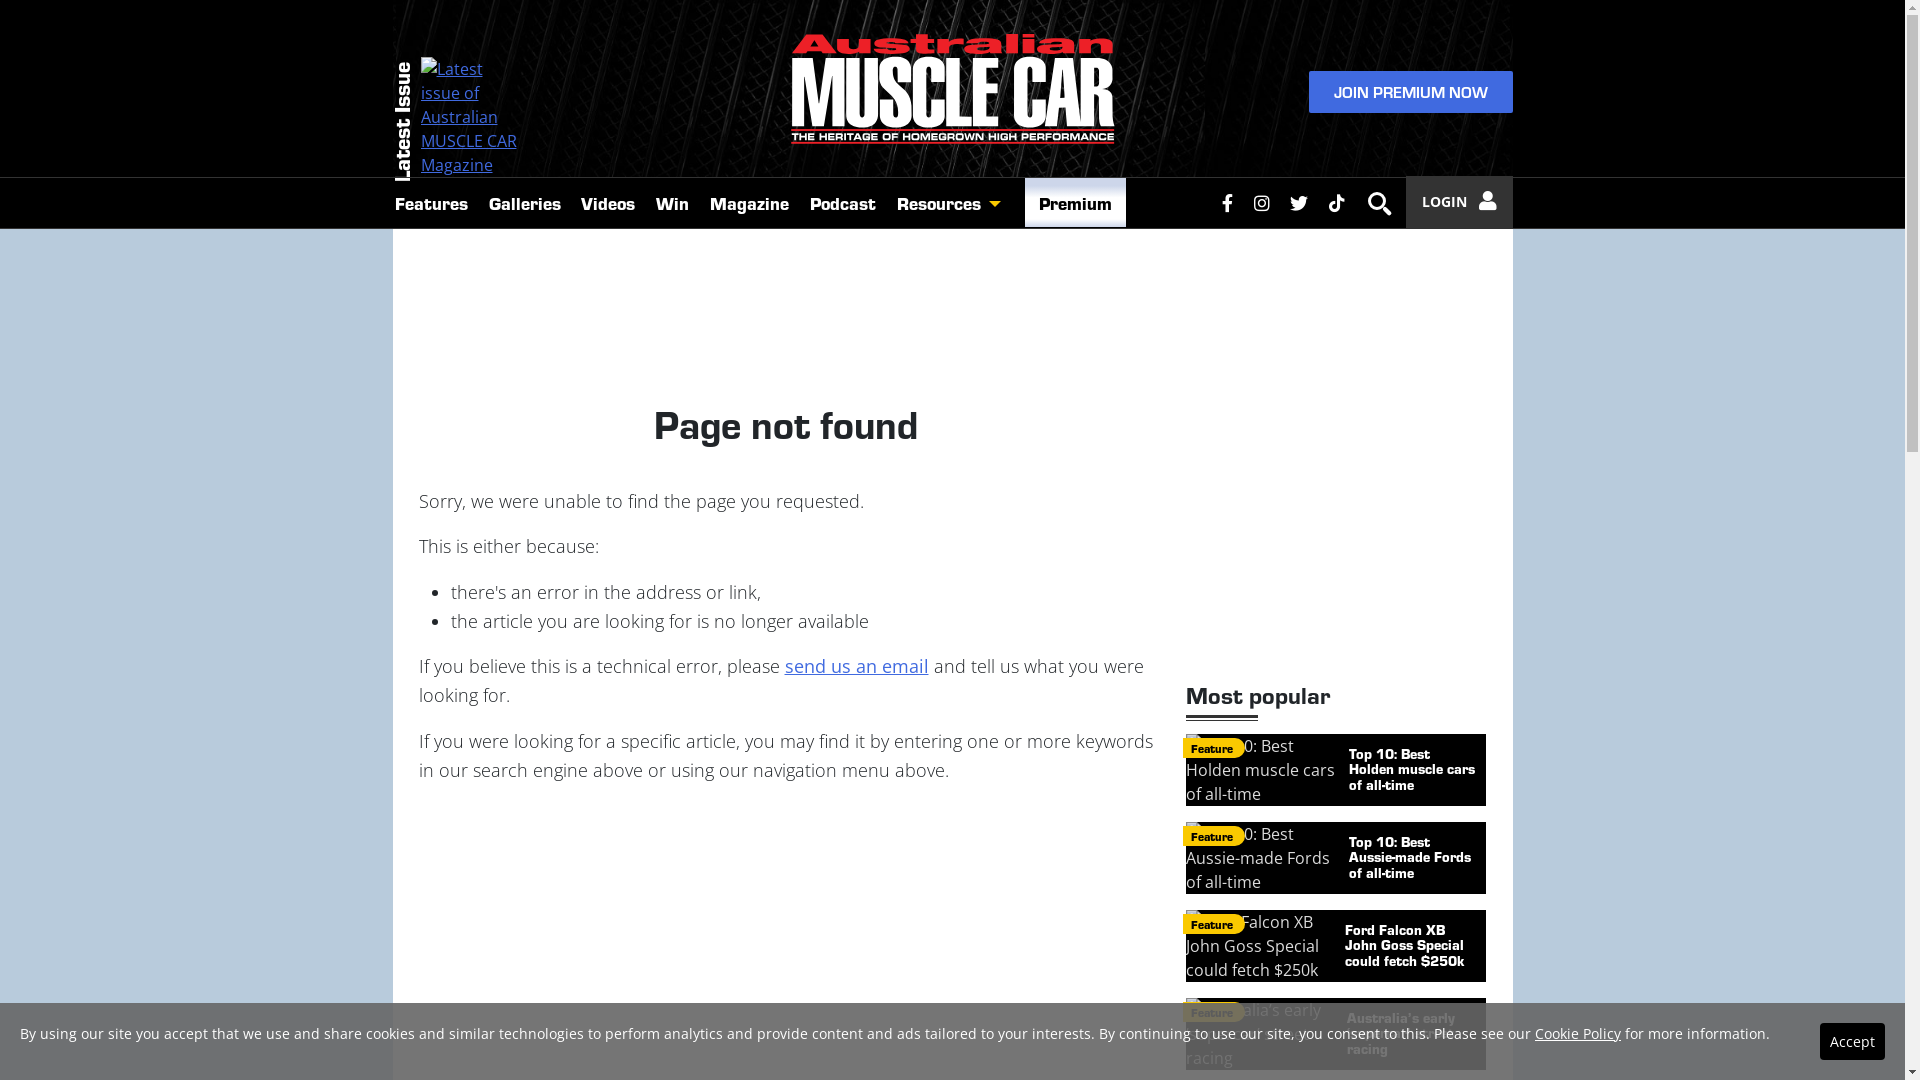 Image resolution: width=1920 pixels, height=1080 pixels. I want to click on 'Galleries', so click(477, 202).